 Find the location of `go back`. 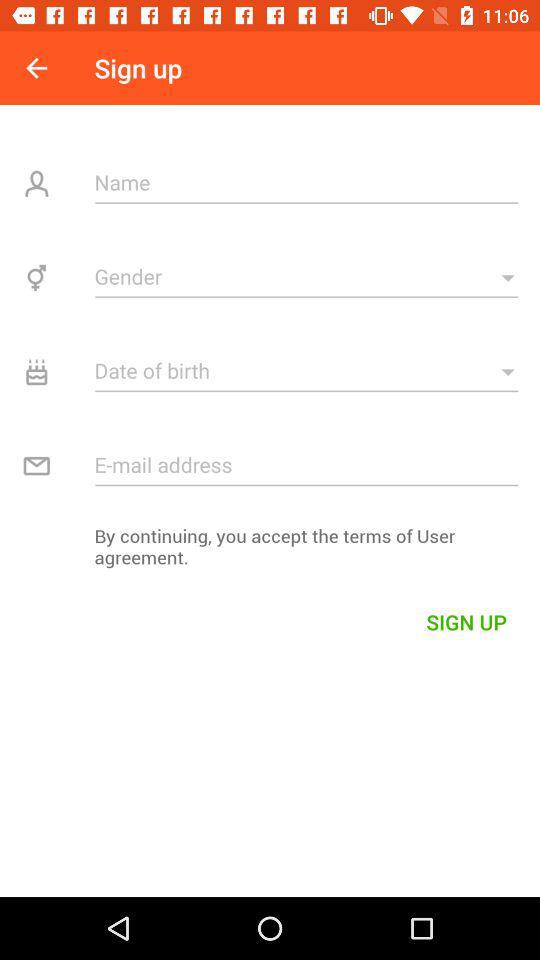

go back is located at coordinates (36, 68).